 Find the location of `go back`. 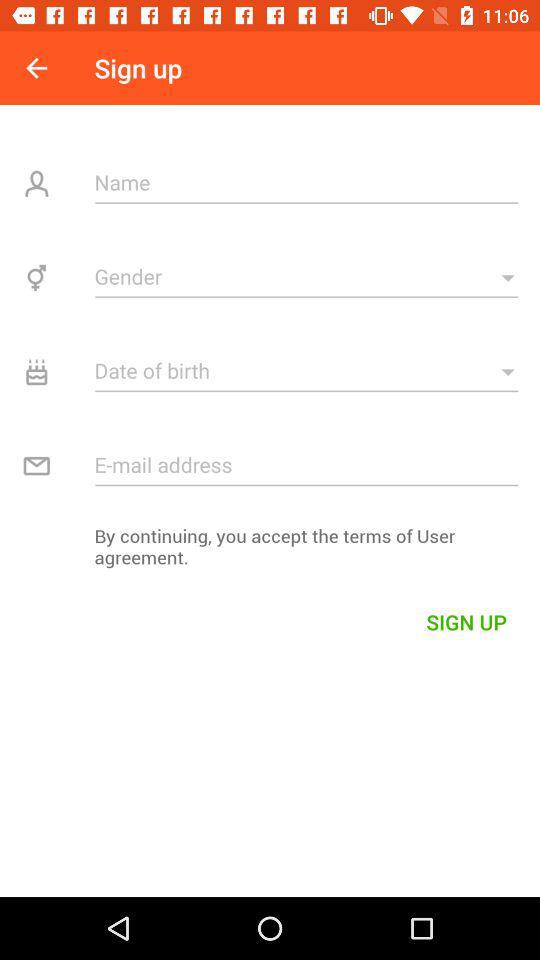

go back is located at coordinates (36, 68).